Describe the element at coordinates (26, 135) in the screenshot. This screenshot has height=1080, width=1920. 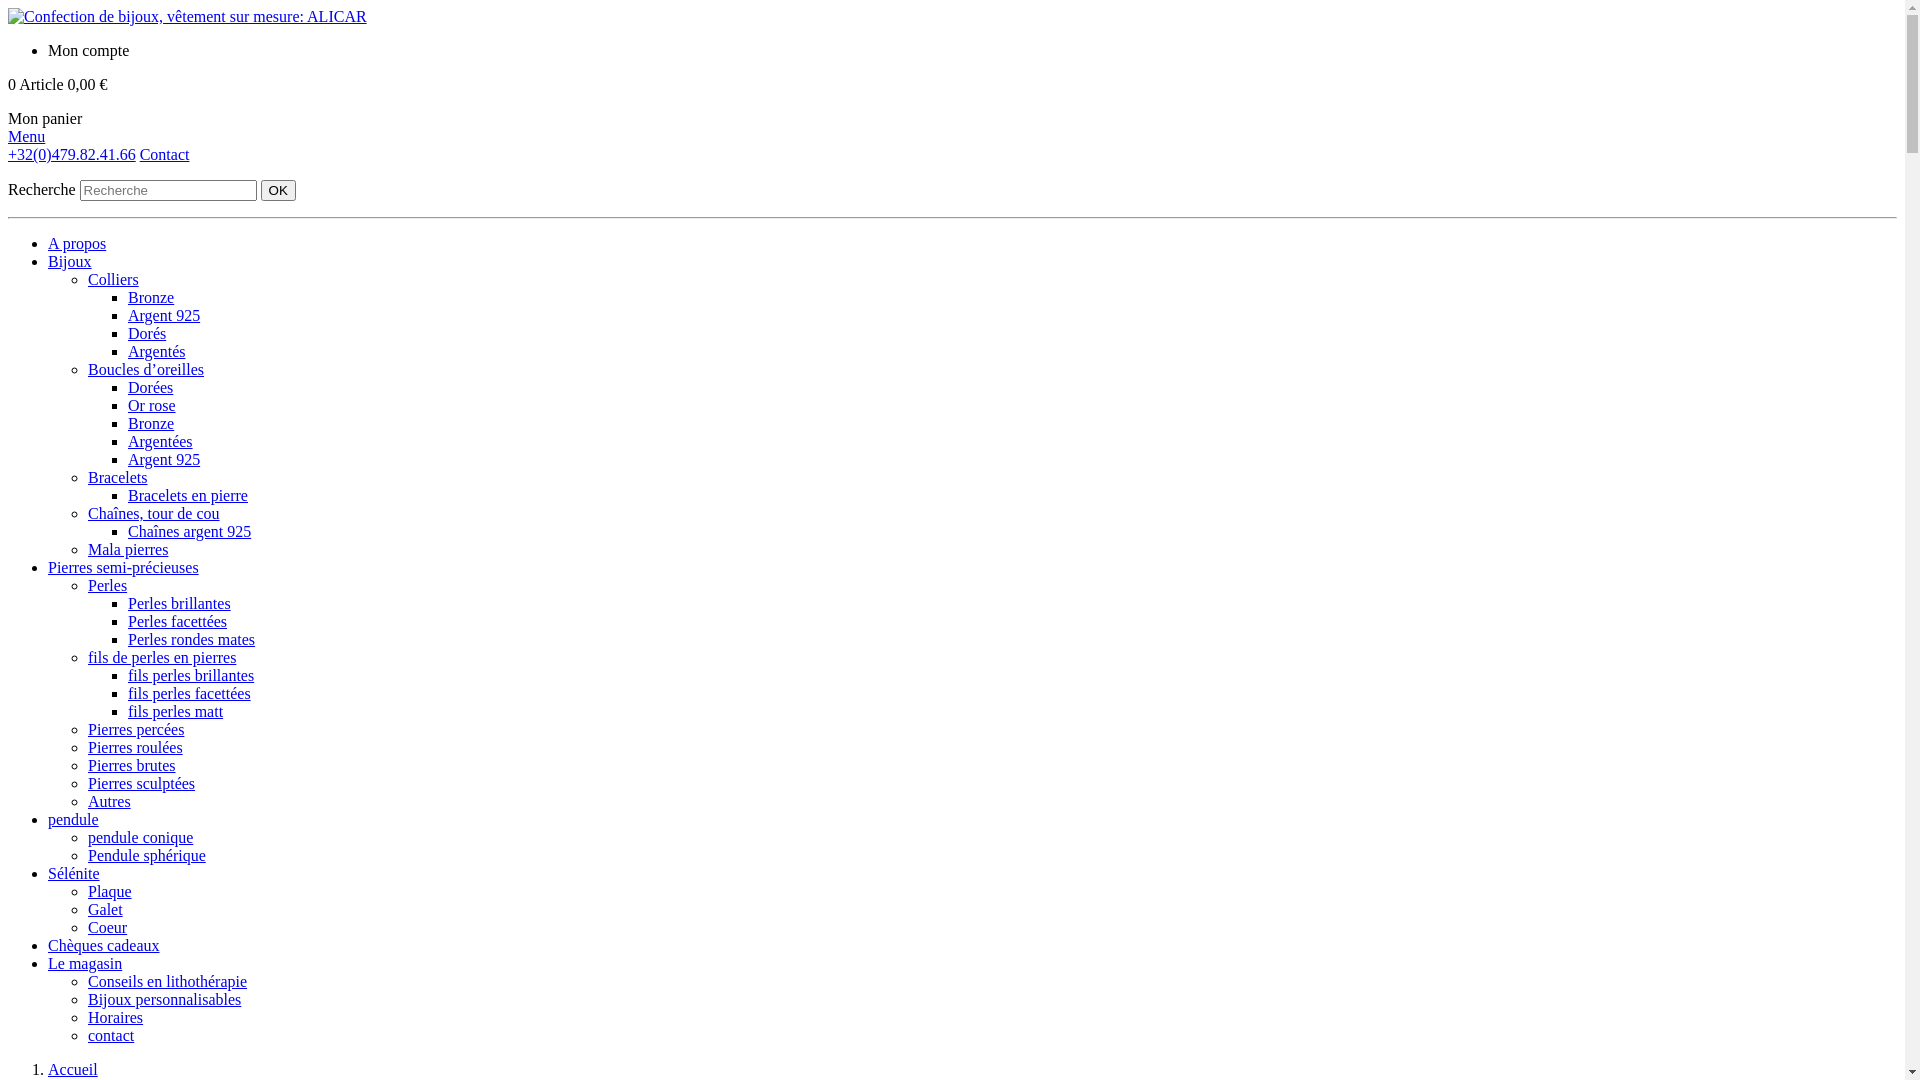
I see `'Menu'` at that location.